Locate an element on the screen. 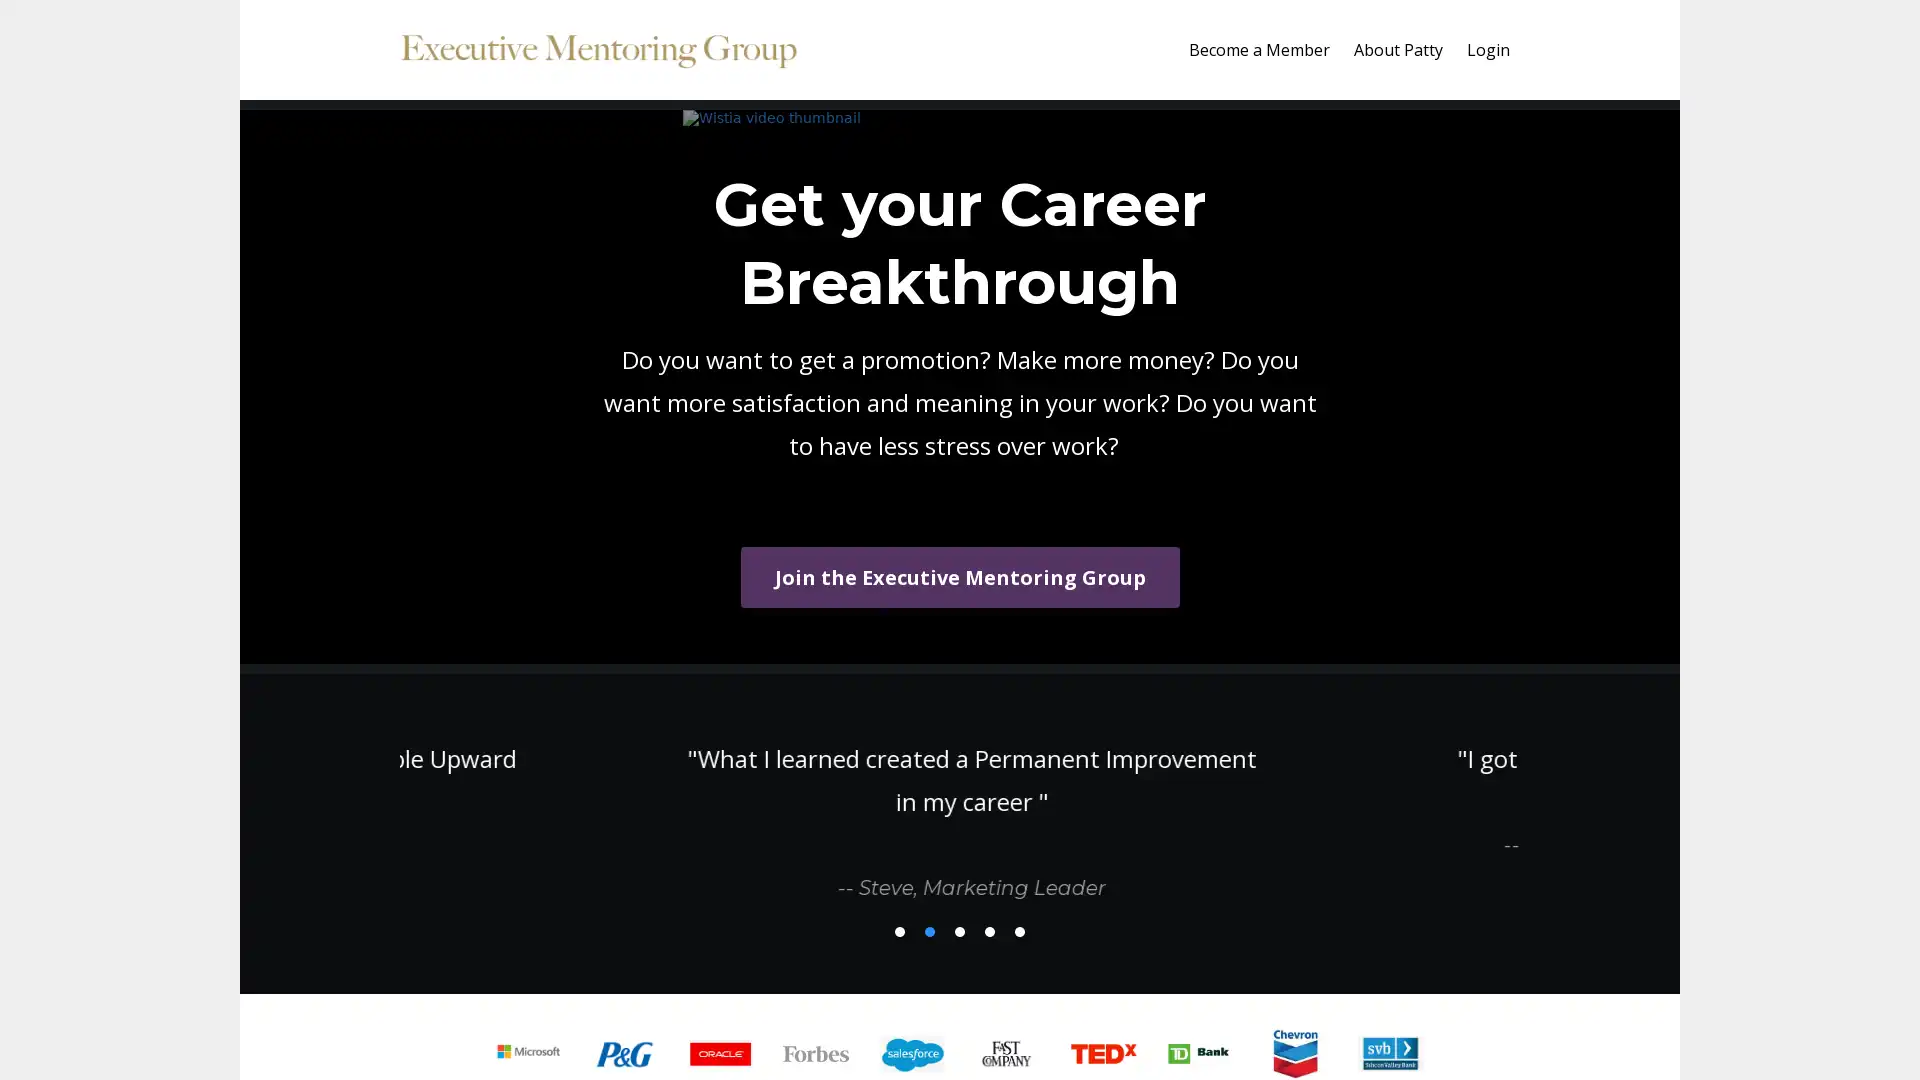 This screenshot has height=1080, width=1920. 4 is located at coordinates (989, 886).